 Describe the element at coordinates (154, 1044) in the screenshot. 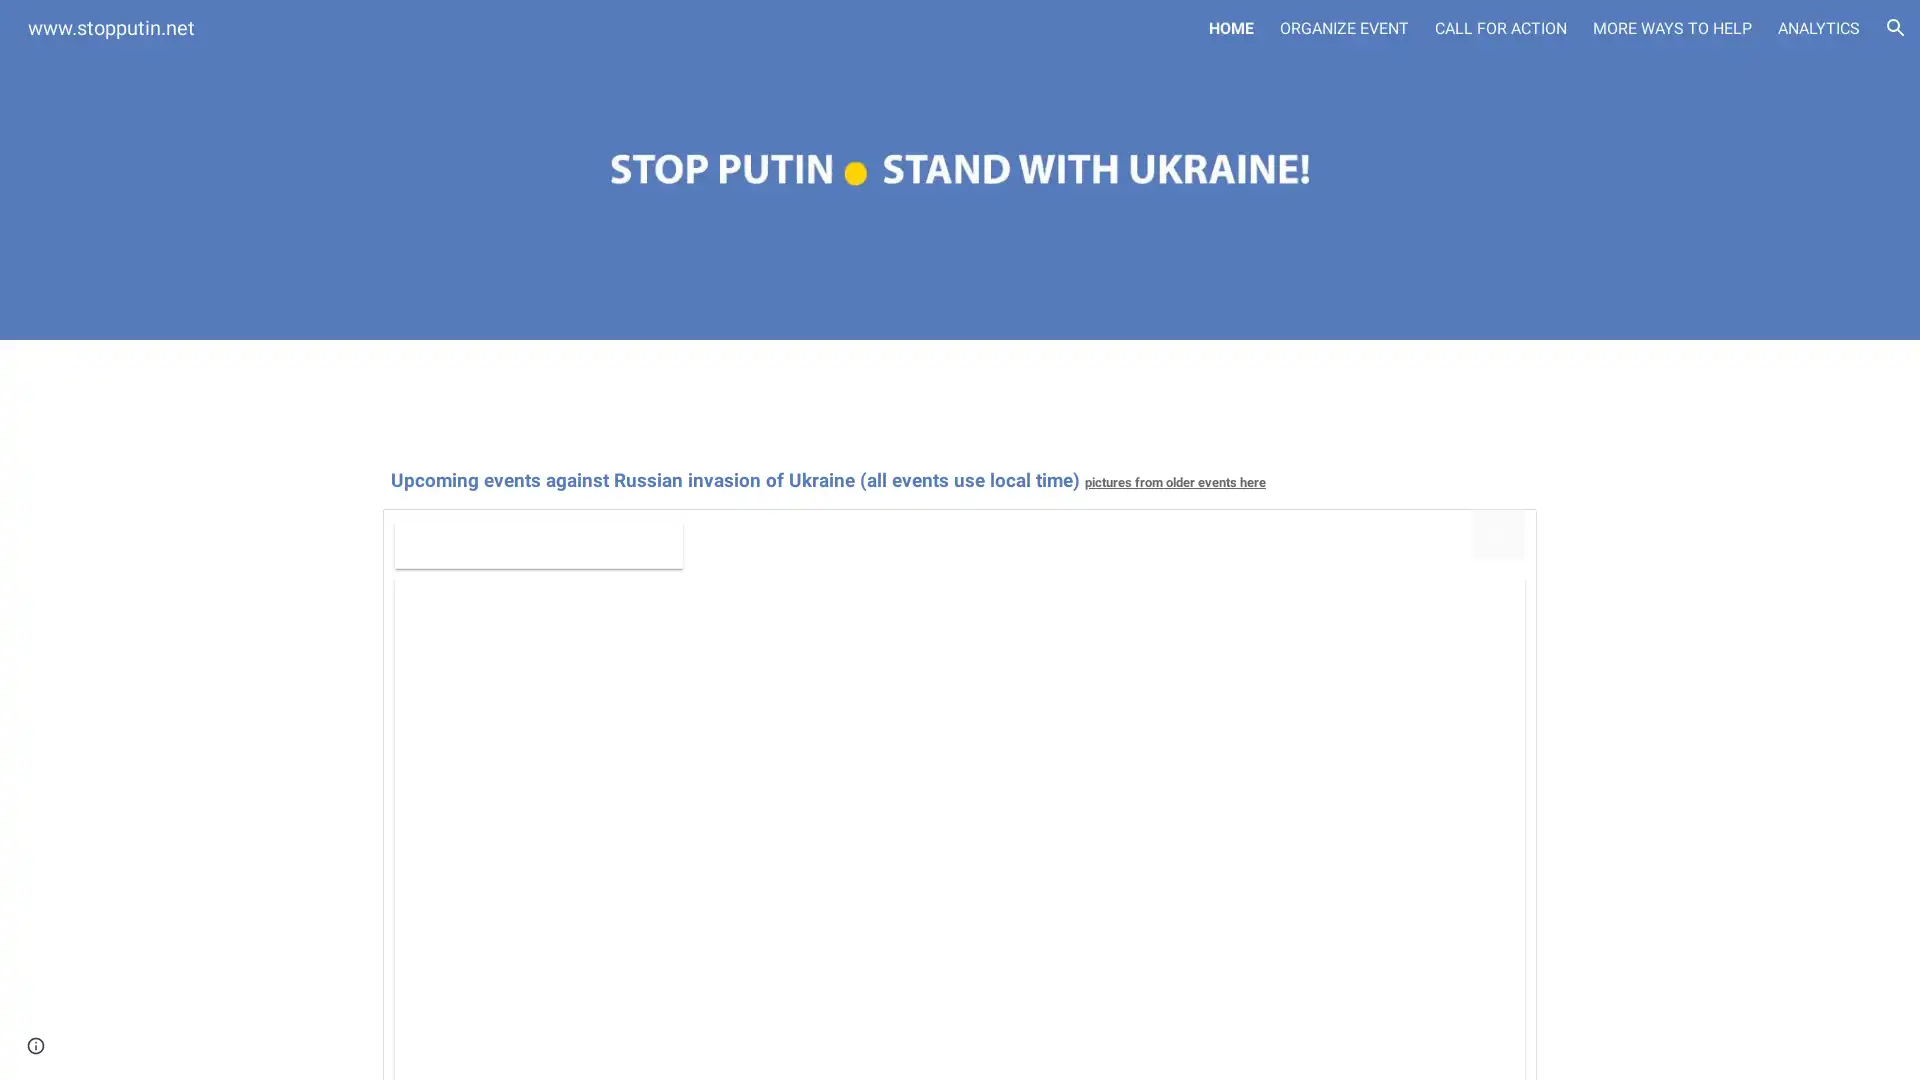

I see `Google Sites` at that location.